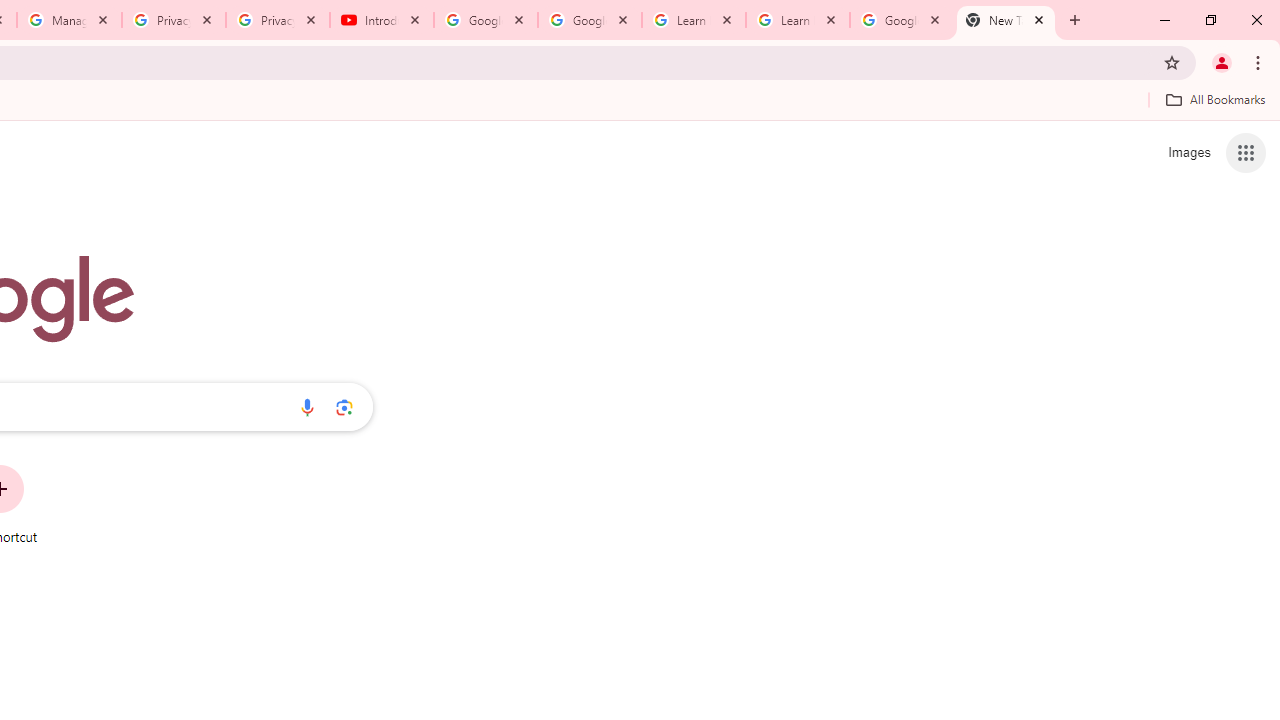  What do you see at coordinates (900, 20) in the screenshot?
I see `'Google Account'` at bounding box center [900, 20].